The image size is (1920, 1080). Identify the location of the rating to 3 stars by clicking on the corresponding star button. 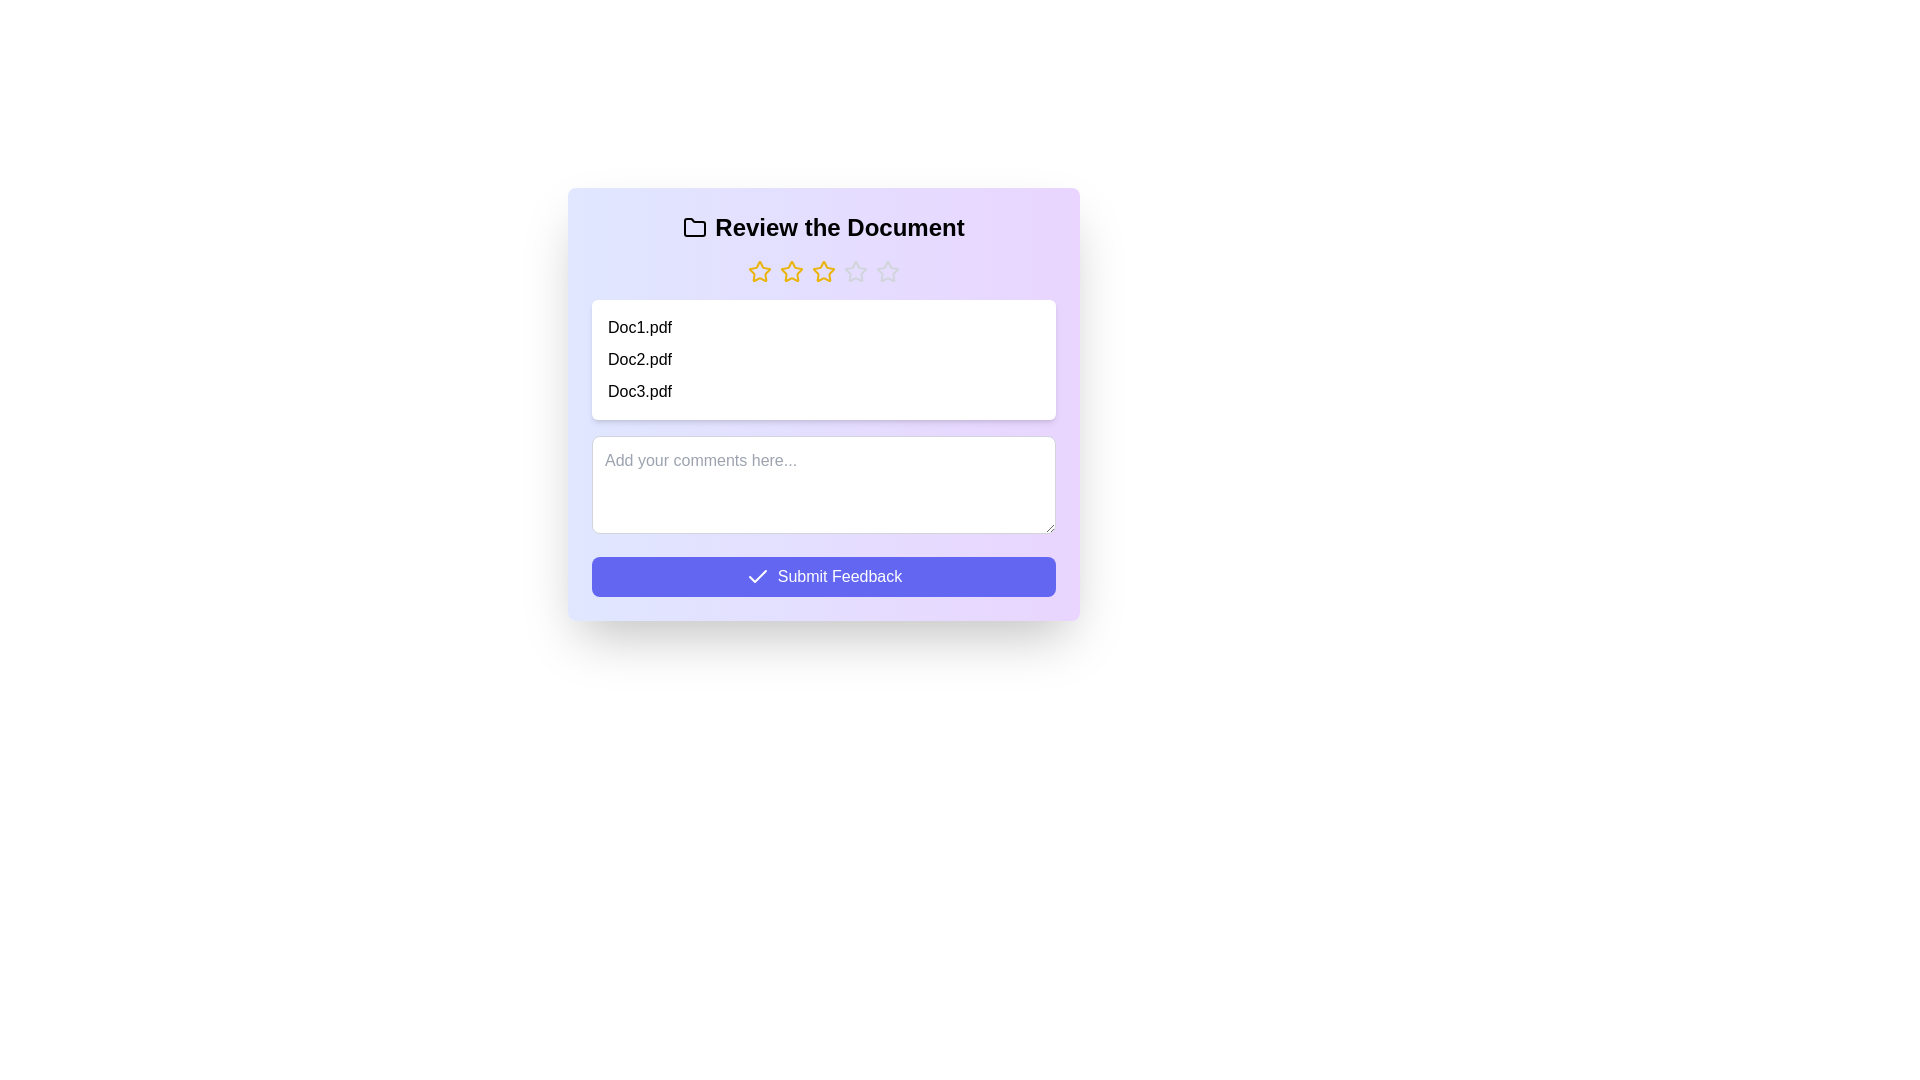
(824, 272).